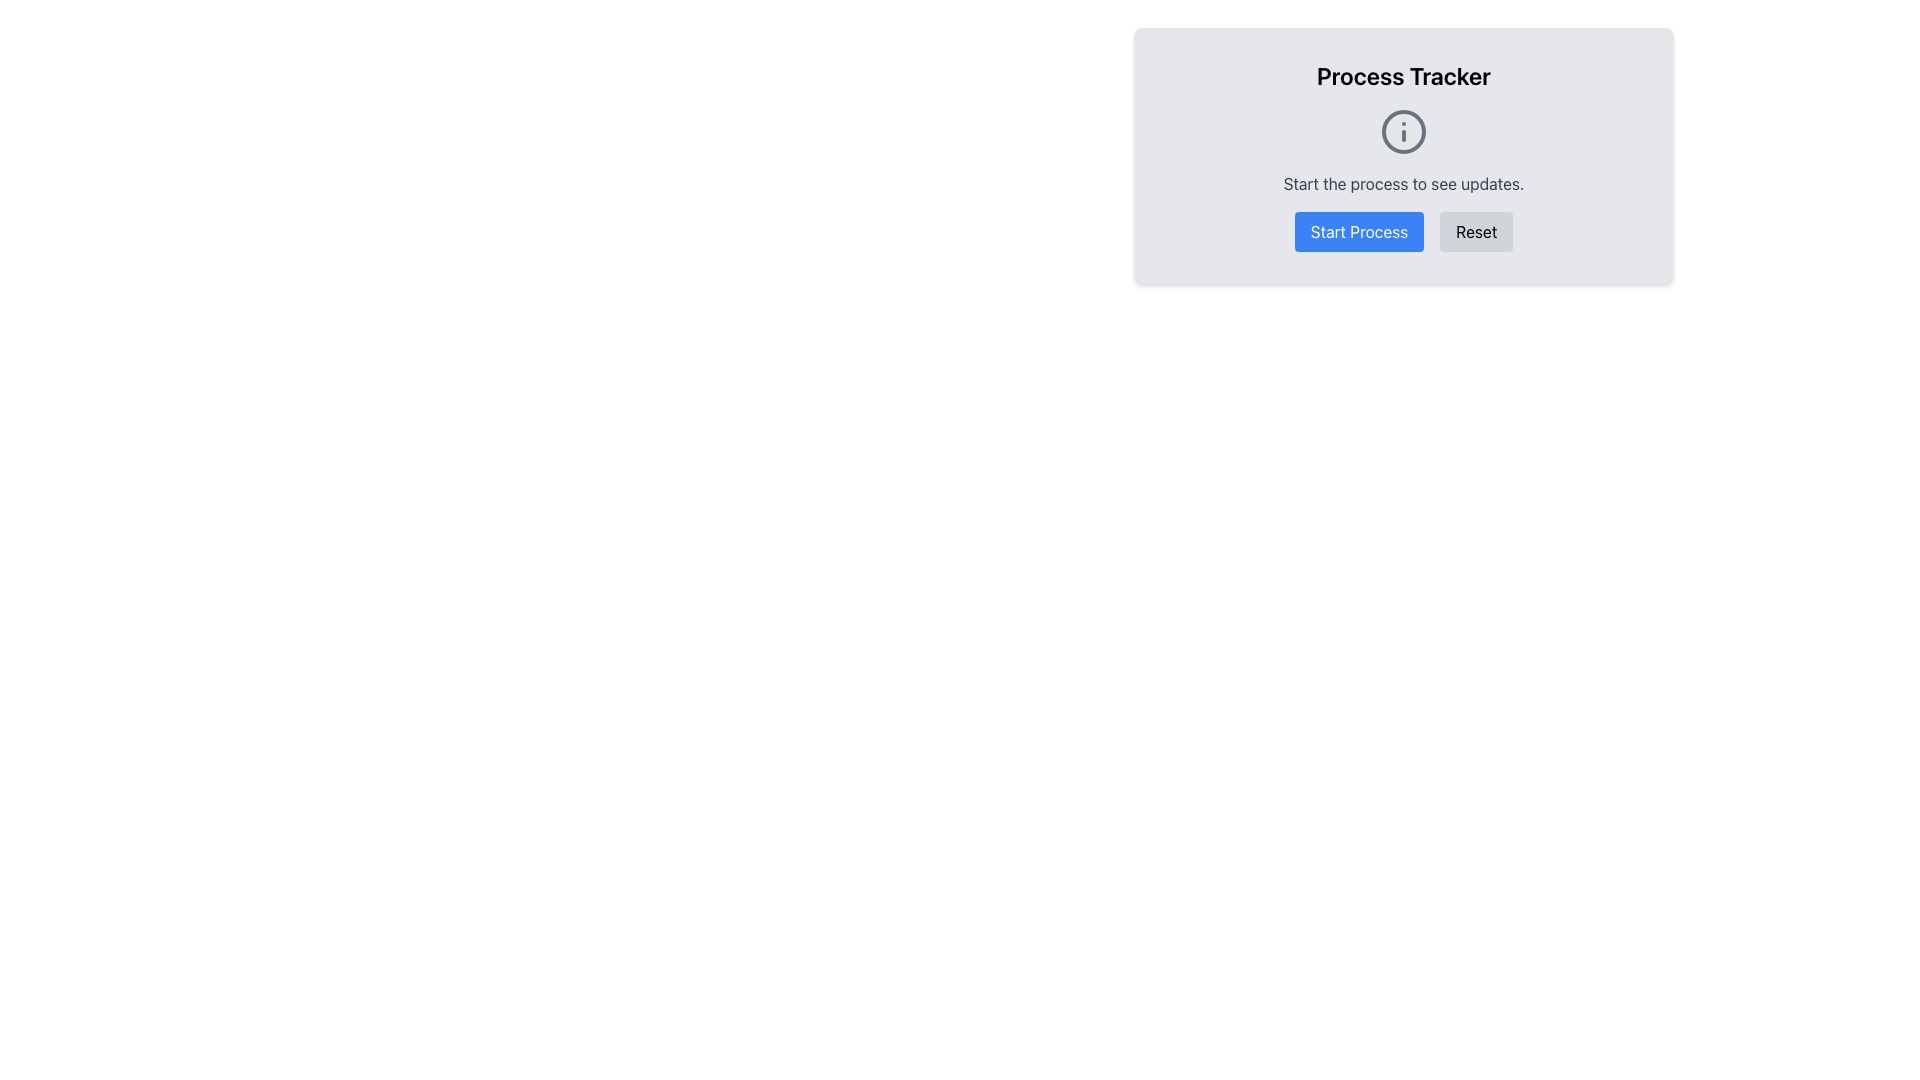  I want to click on the Info Icon located below the 'Process Tracker' title and above the text 'Start the process, so click(1402, 131).